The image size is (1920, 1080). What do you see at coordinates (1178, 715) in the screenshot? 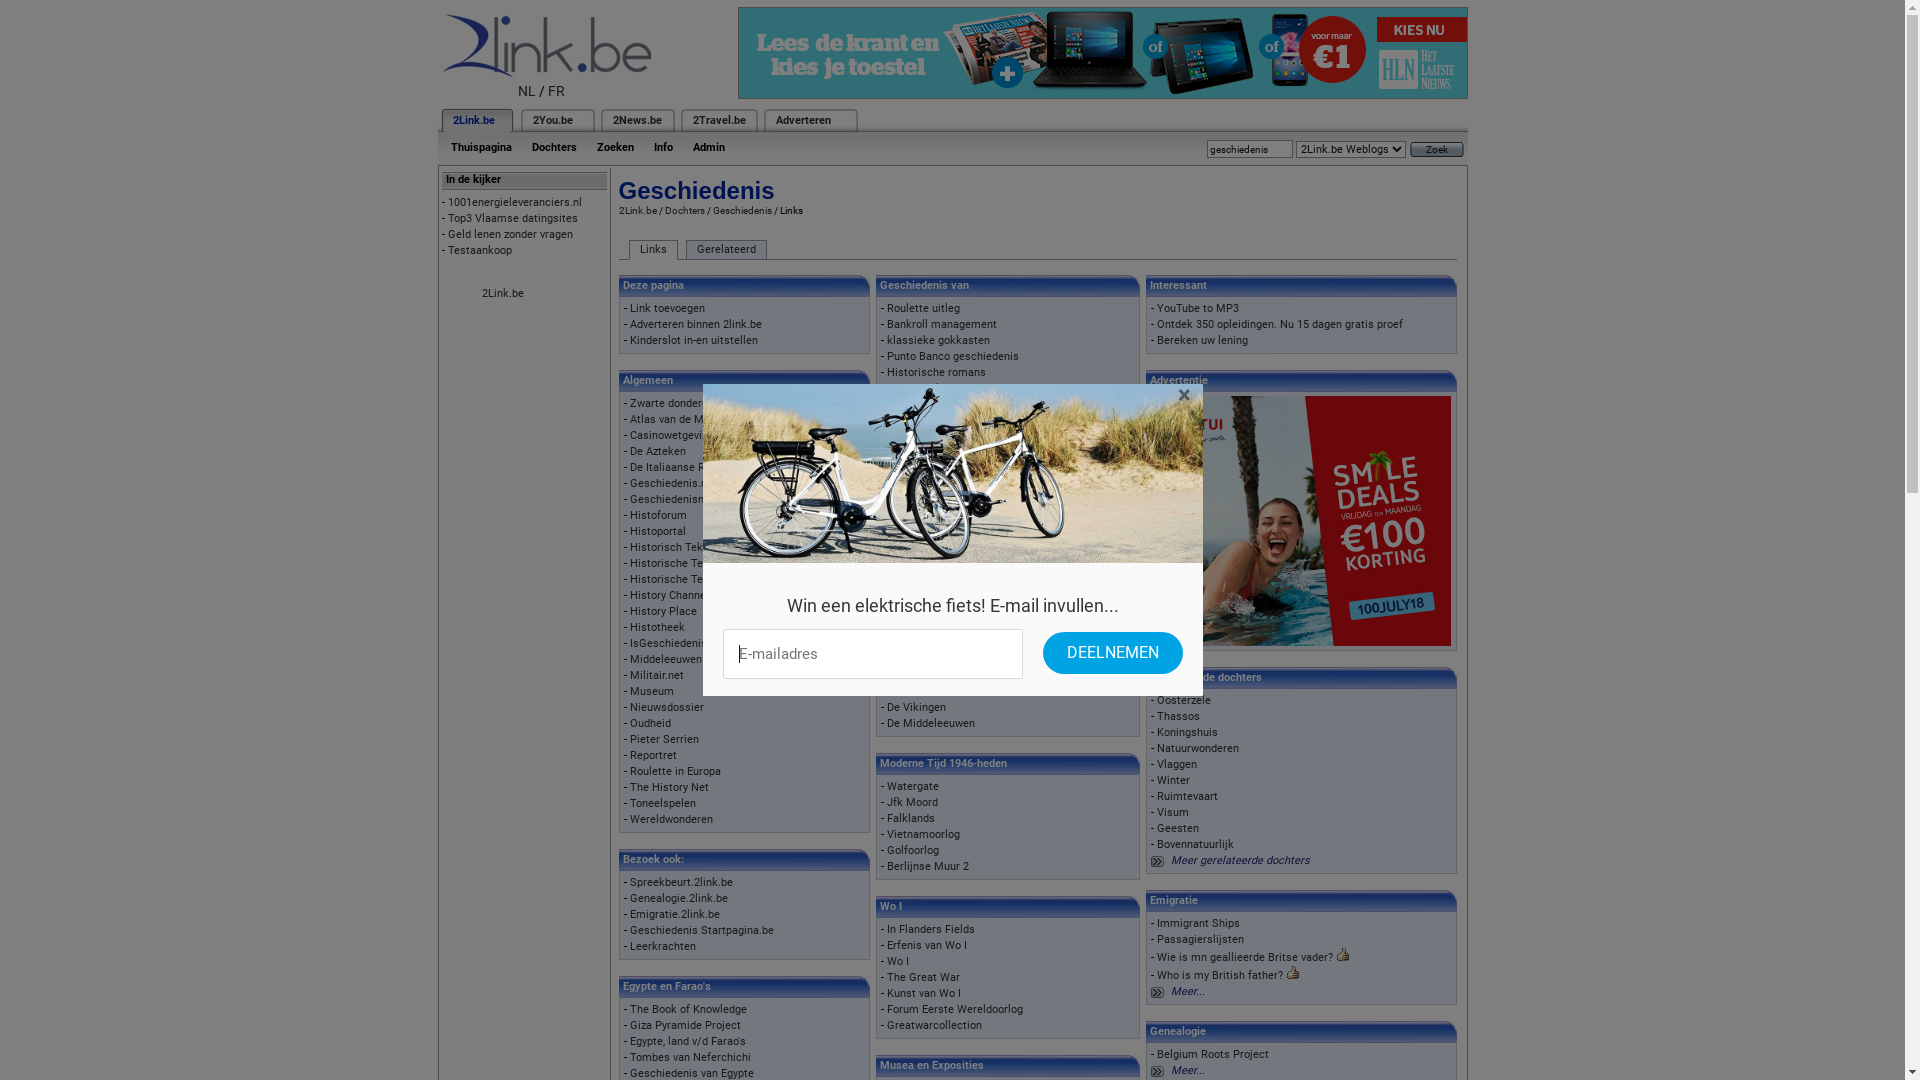
I see `'Thassos'` at bounding box center [1178, 715].